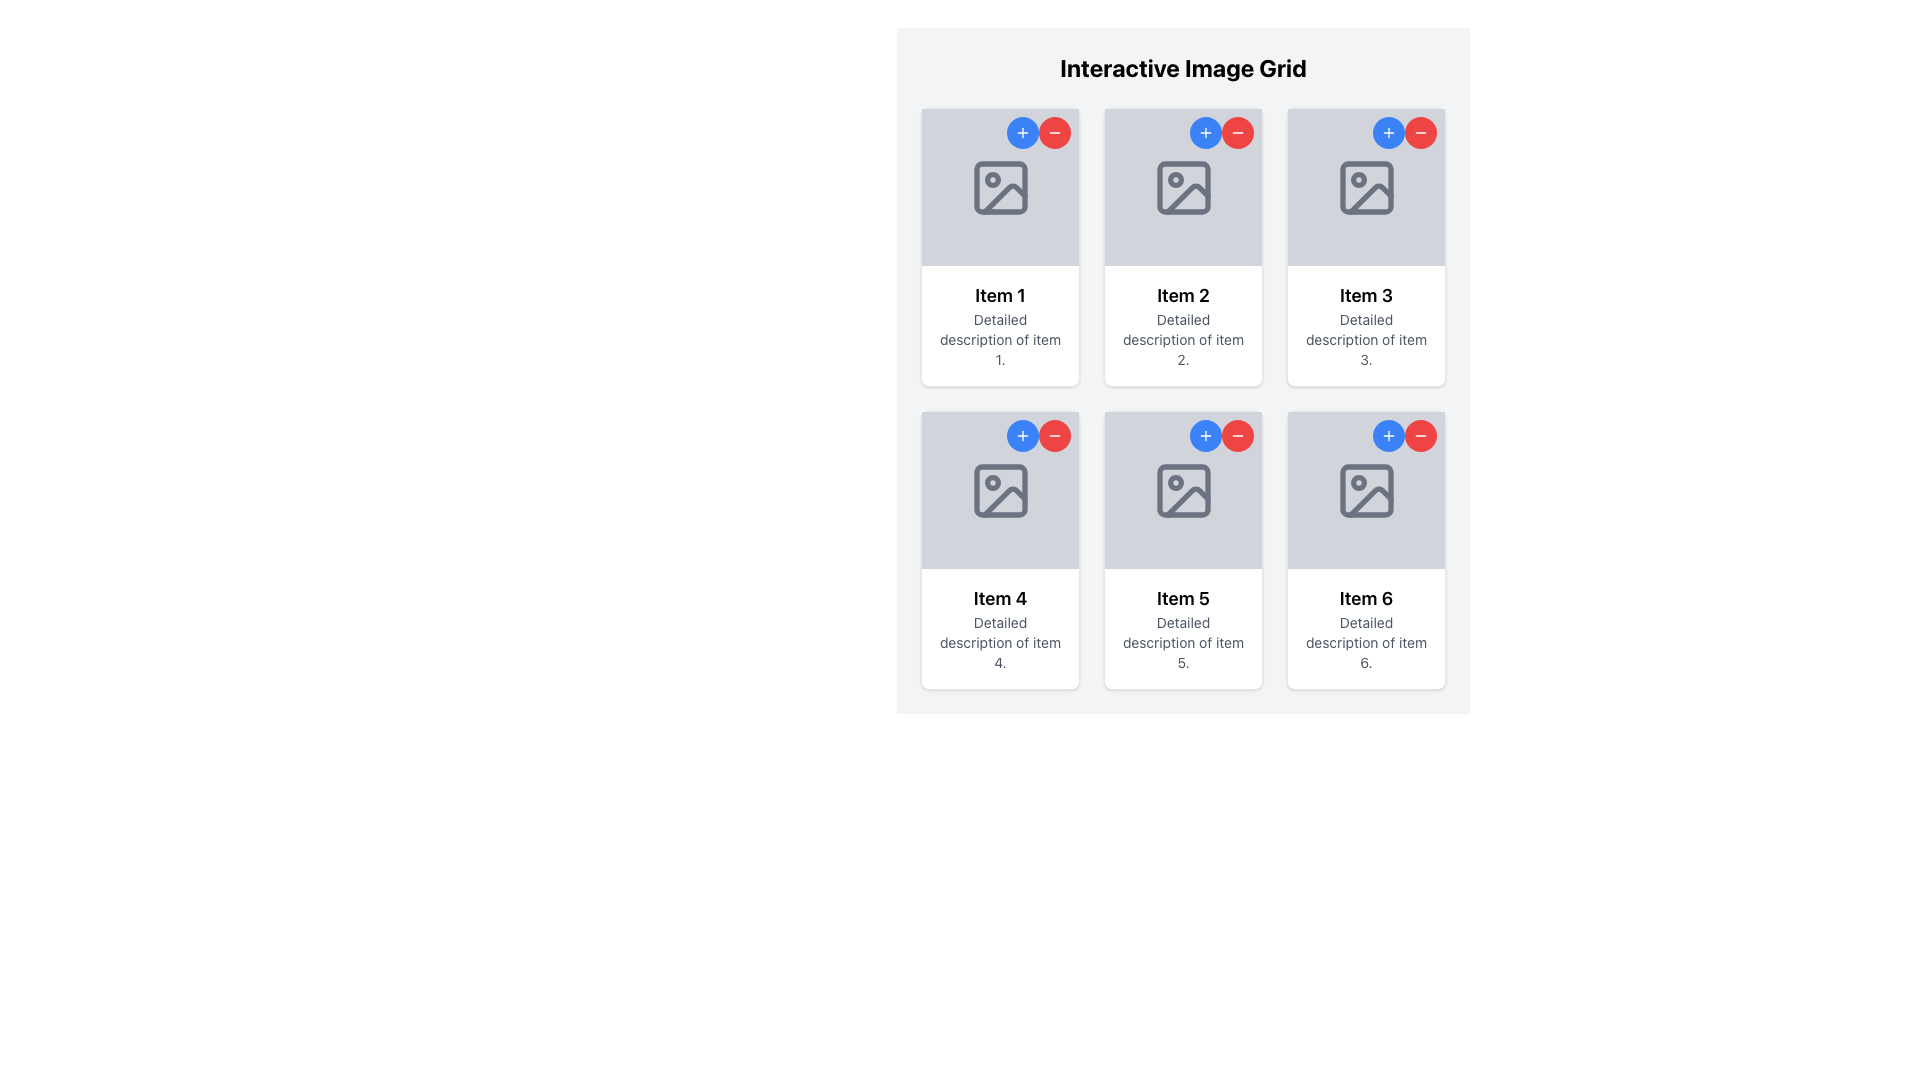 Image resolution: width=1920 pixels, height=1080 pixels. What do you see at coordinates (1000, 338) in the screenshot?
I see `the text element displaying 'Detailed description of item 1.' located below the headline 'Item 1' in the first card of a 3x2 grid` at bounding box center [1000, 338].